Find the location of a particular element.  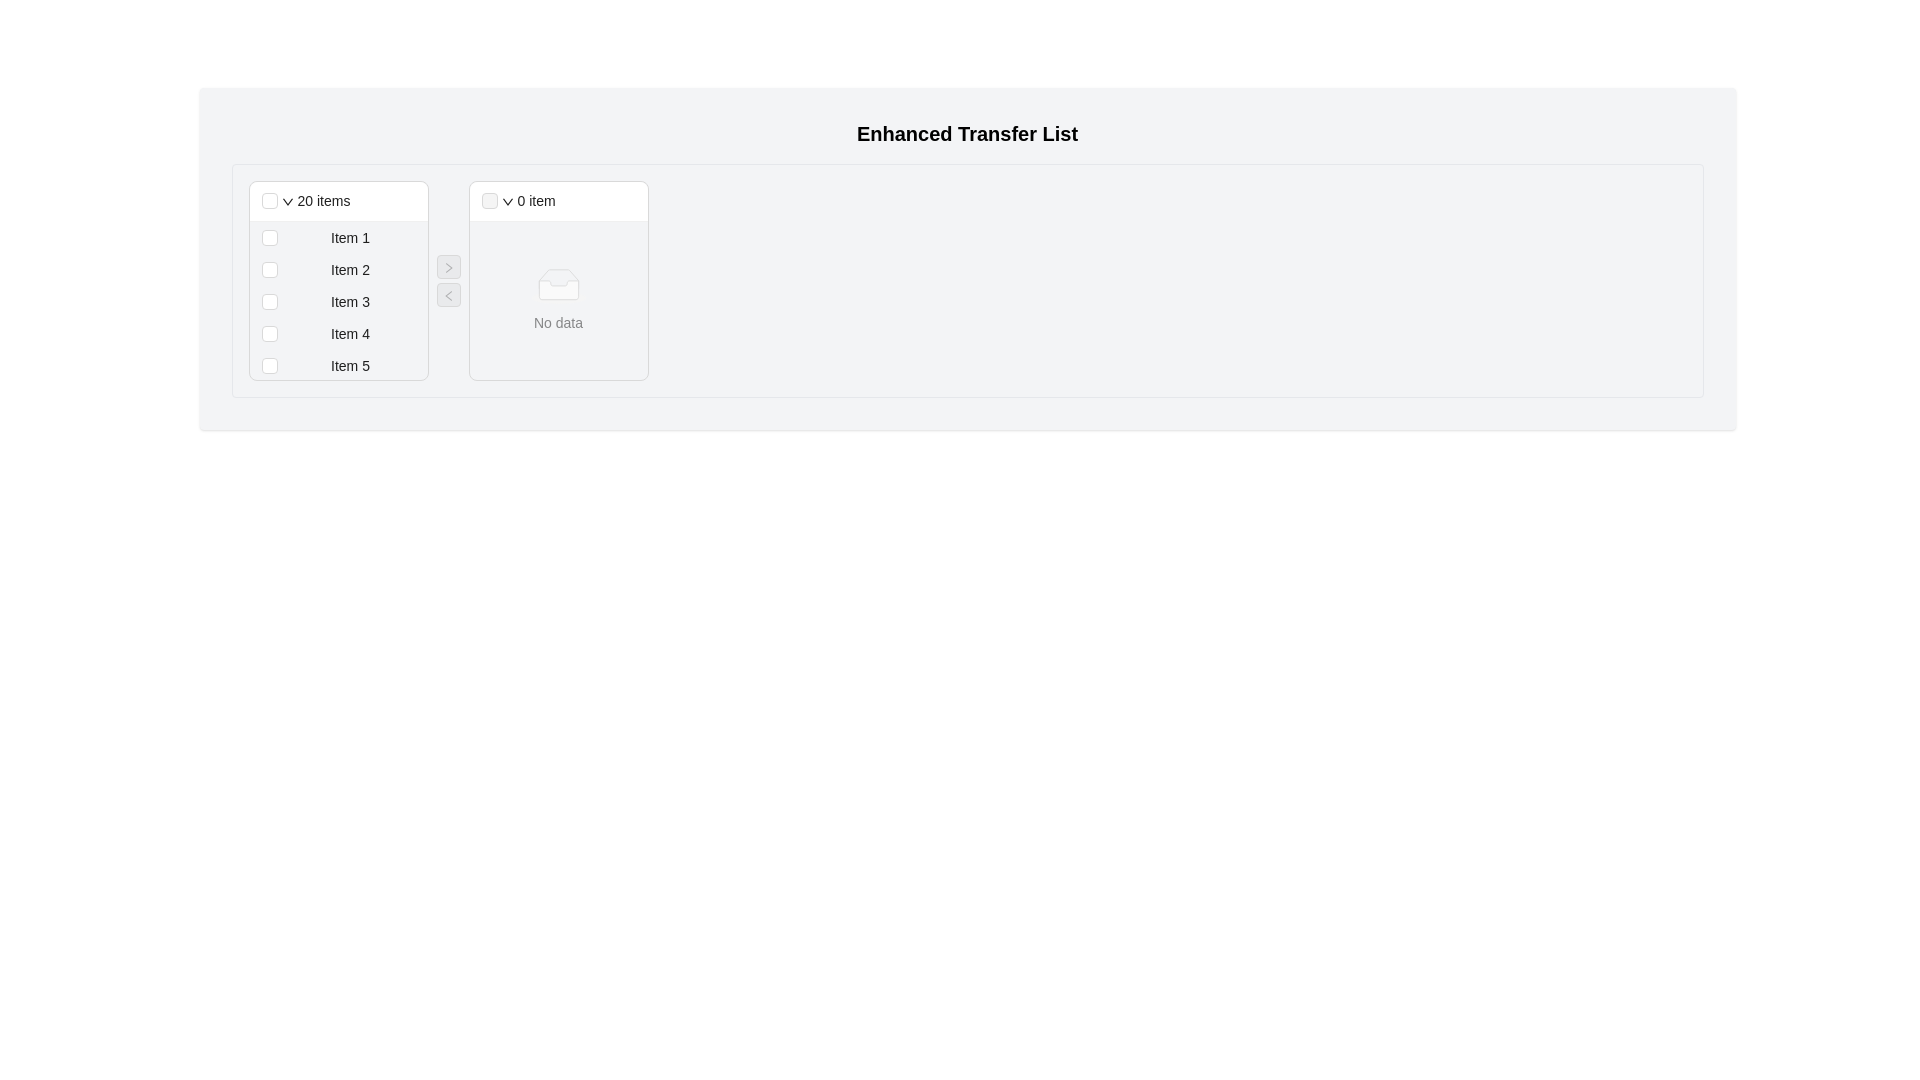

the Dropdown trigger icon located in the right-side list header of the transfer list, positioned to the right of a disabled checkbox and aligned with the text '0 item' is located at coordinates (507, 202).